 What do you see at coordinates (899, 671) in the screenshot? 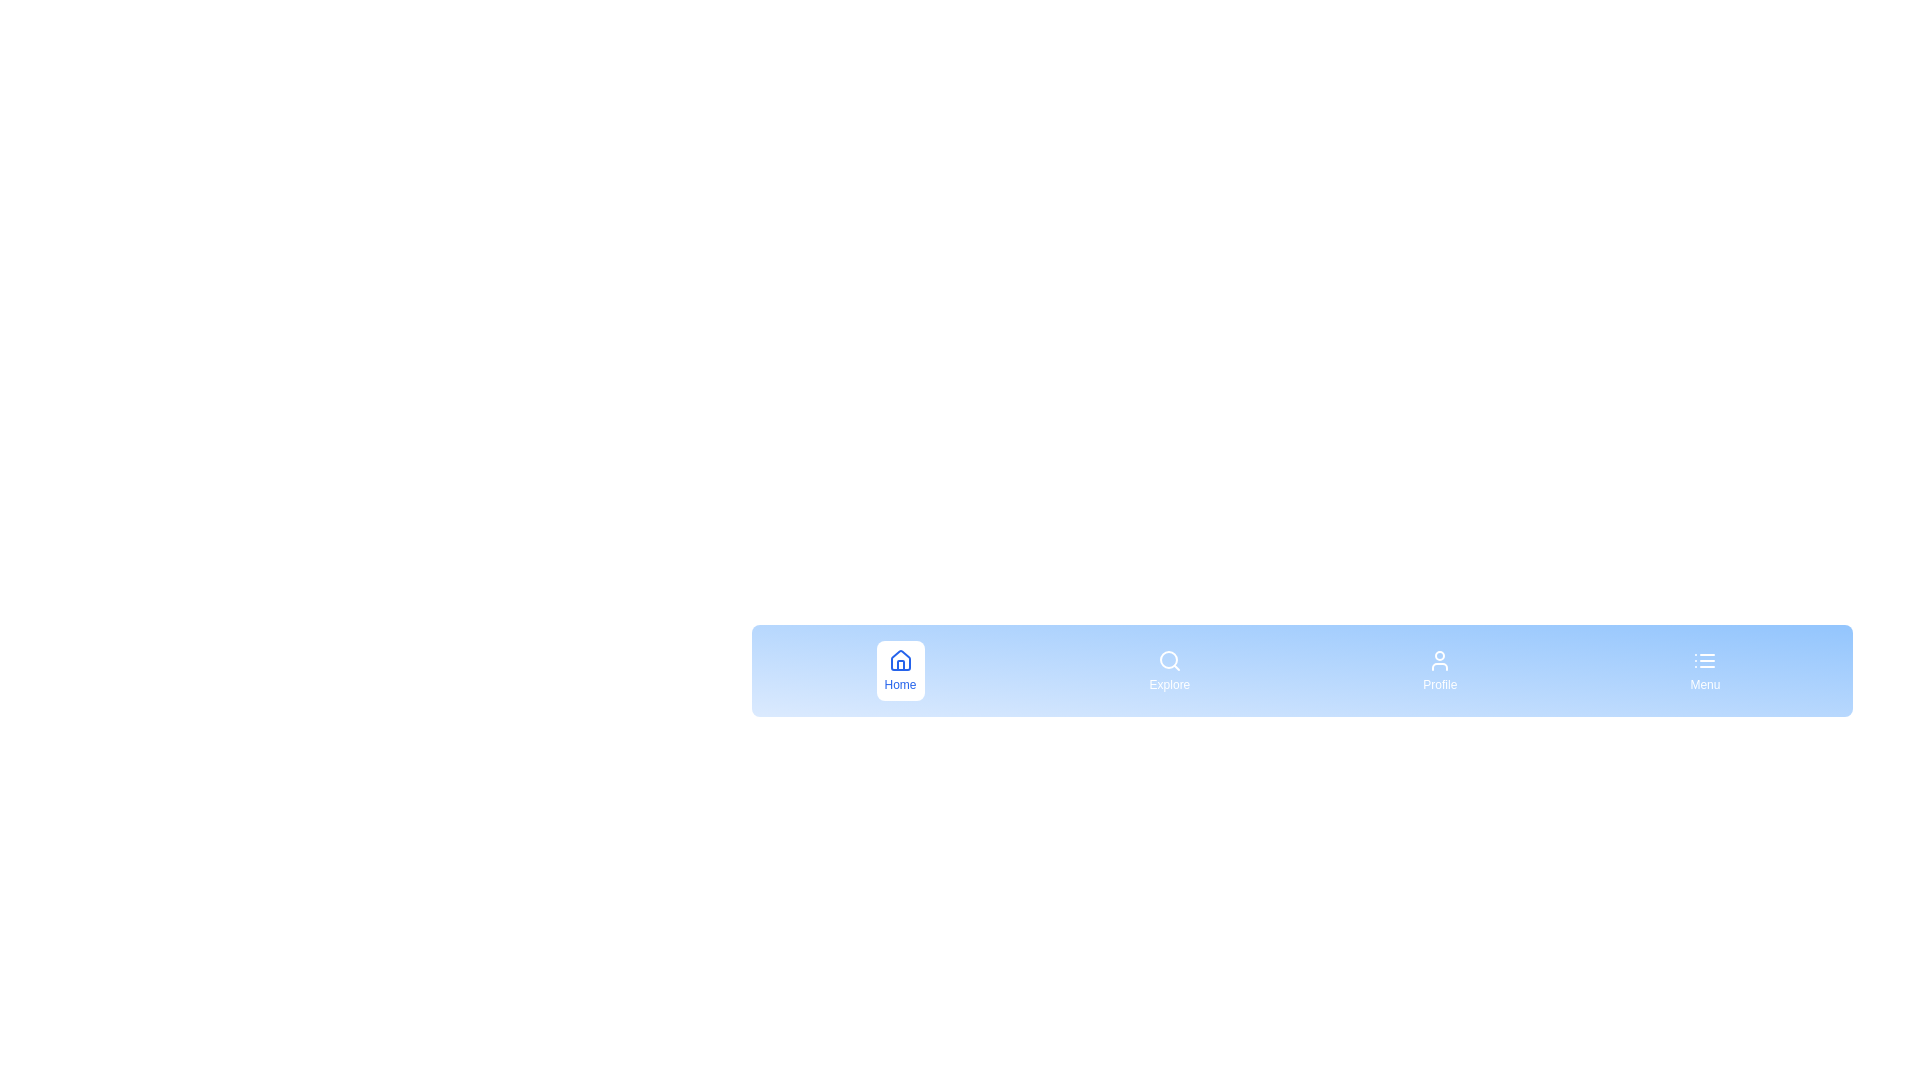
I see `the Home button to observe the hover effect` at bounding box center [899, 671].